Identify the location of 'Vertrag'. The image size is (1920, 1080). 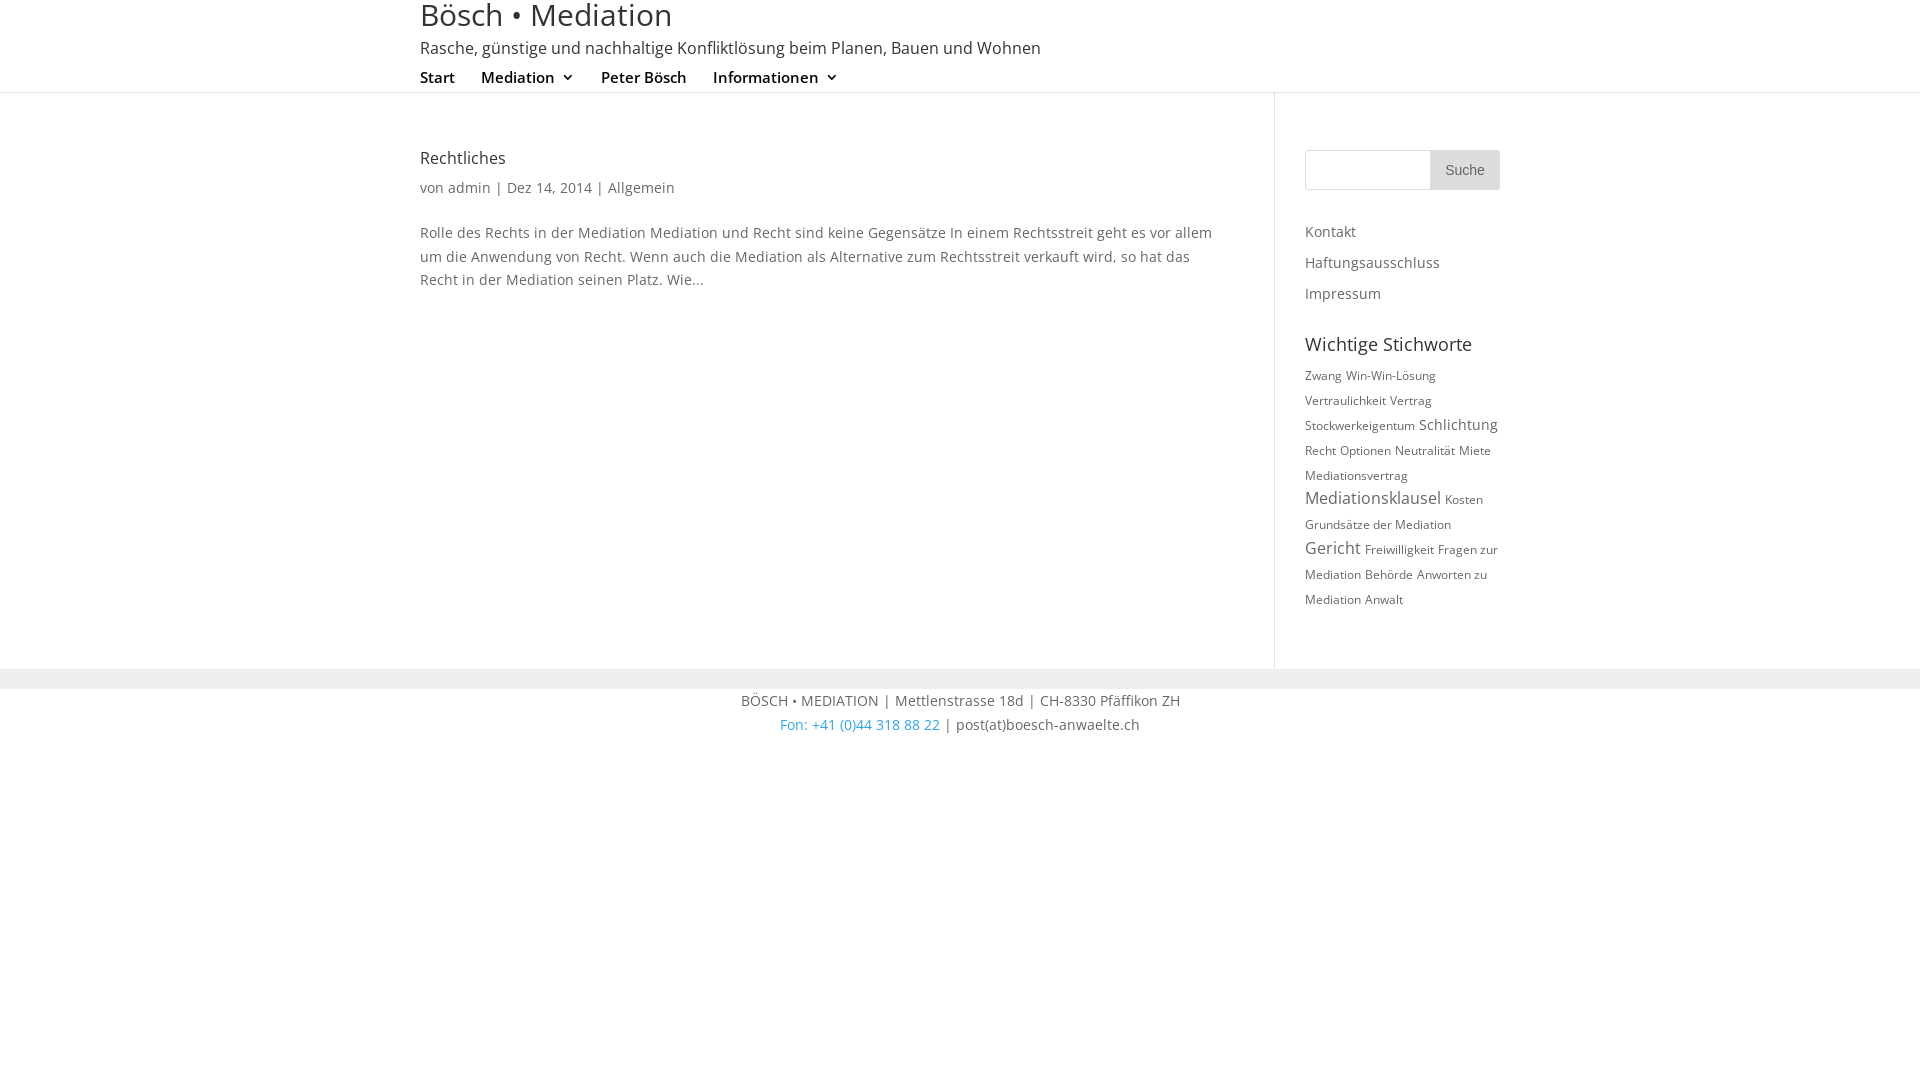
(1410, 400).